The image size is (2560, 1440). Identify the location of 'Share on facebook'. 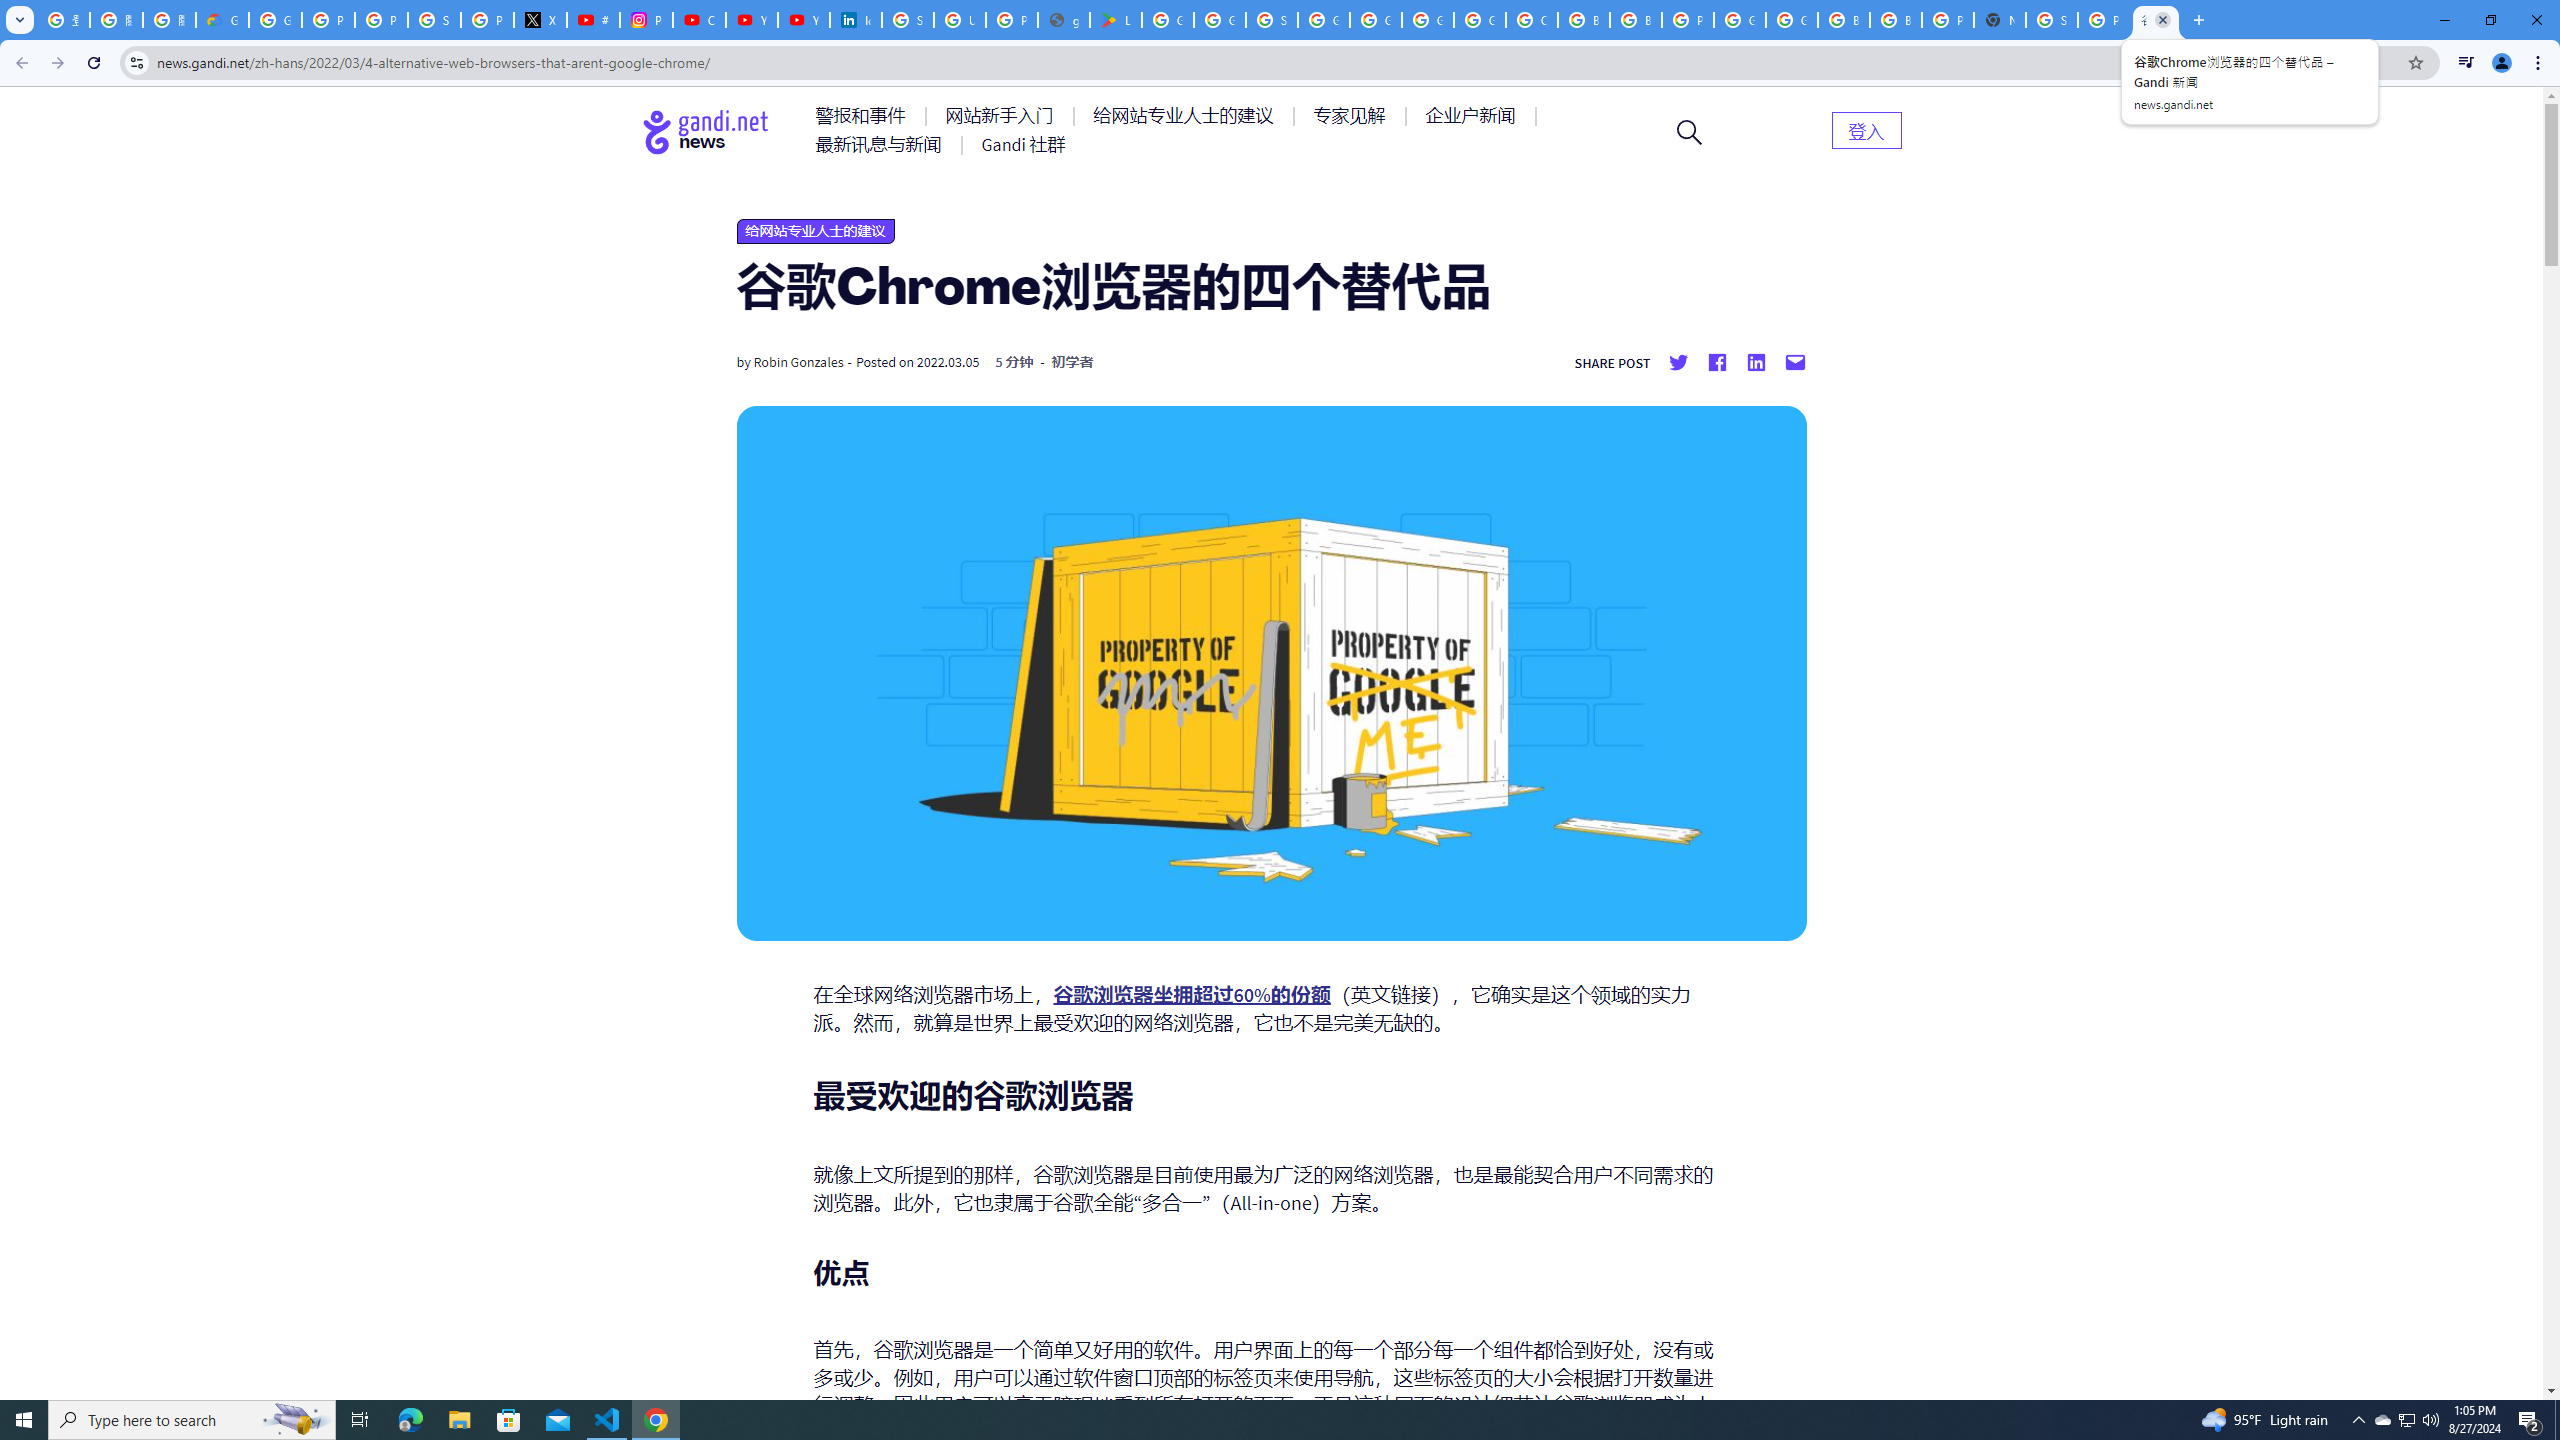
(1716, 361).